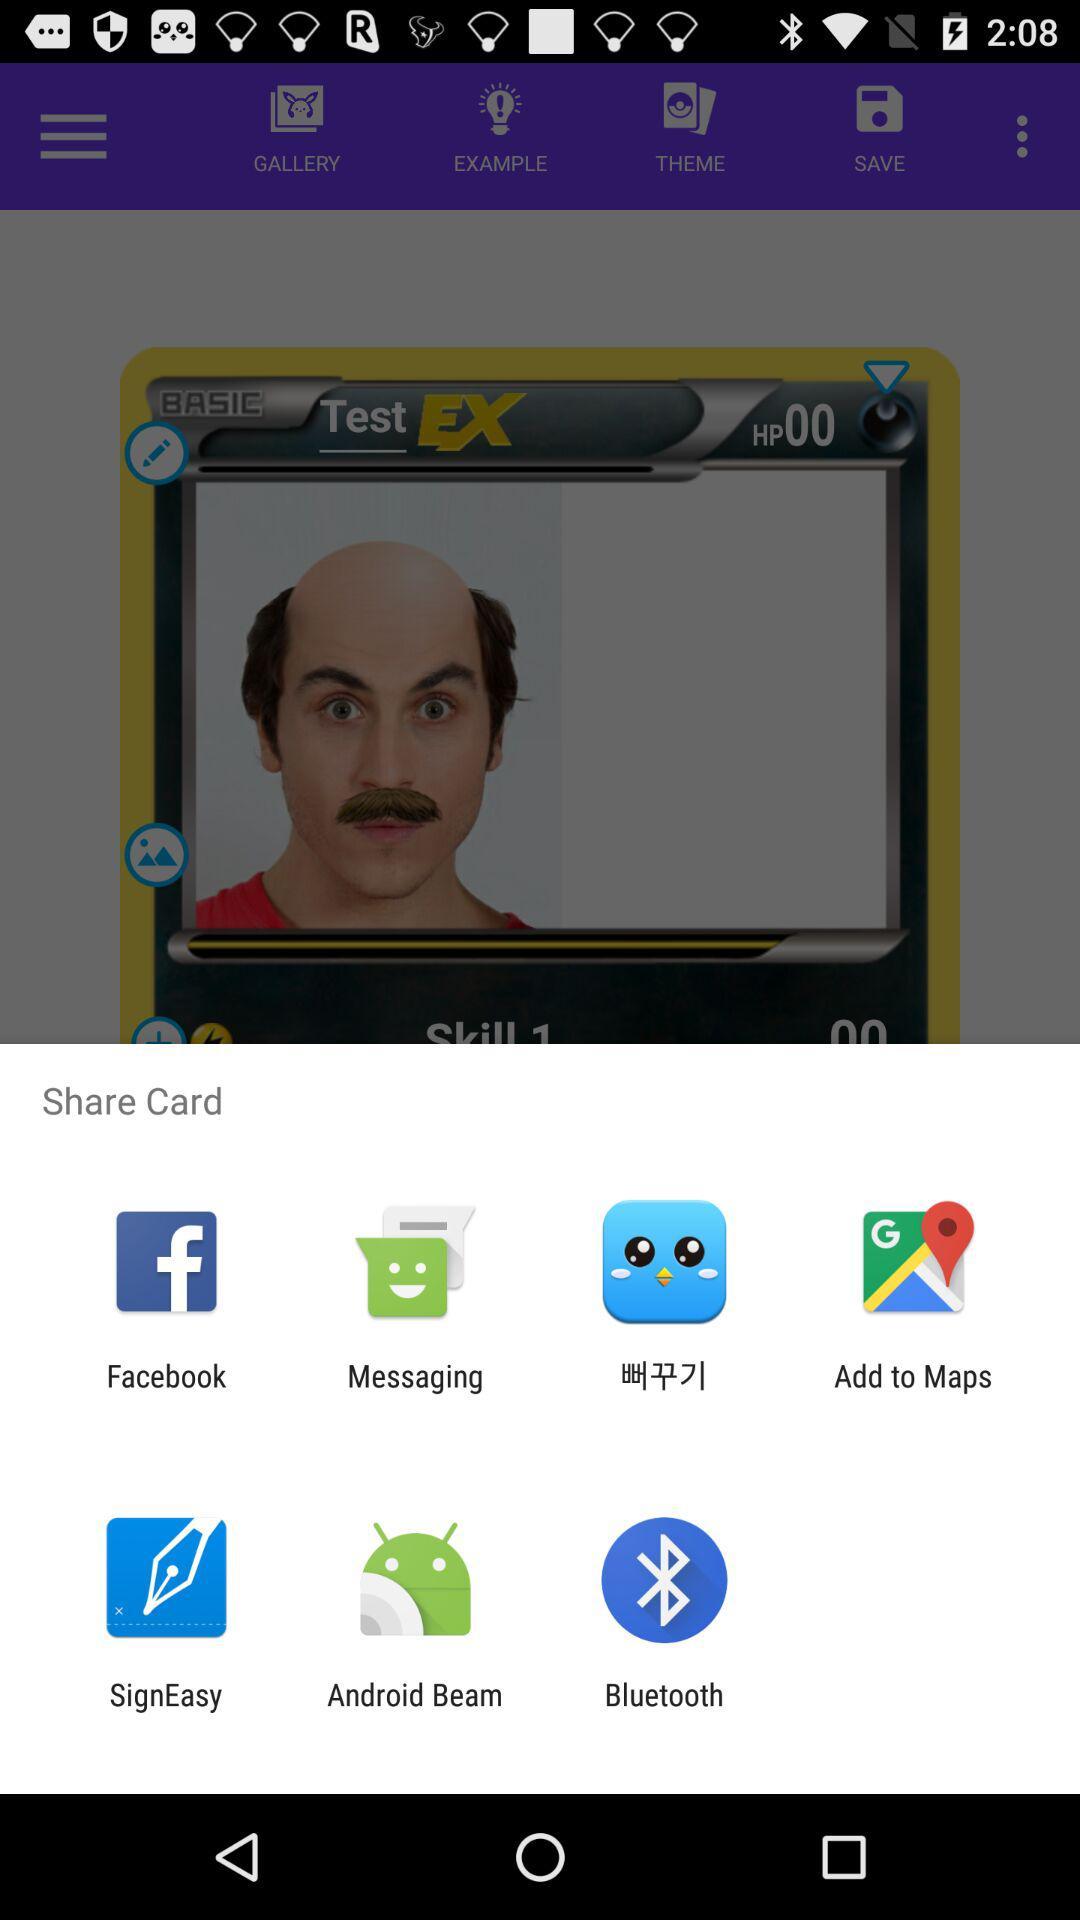 The image size is (1080, 1920). I want to click on the app next to messaging, so click(165, 1392).